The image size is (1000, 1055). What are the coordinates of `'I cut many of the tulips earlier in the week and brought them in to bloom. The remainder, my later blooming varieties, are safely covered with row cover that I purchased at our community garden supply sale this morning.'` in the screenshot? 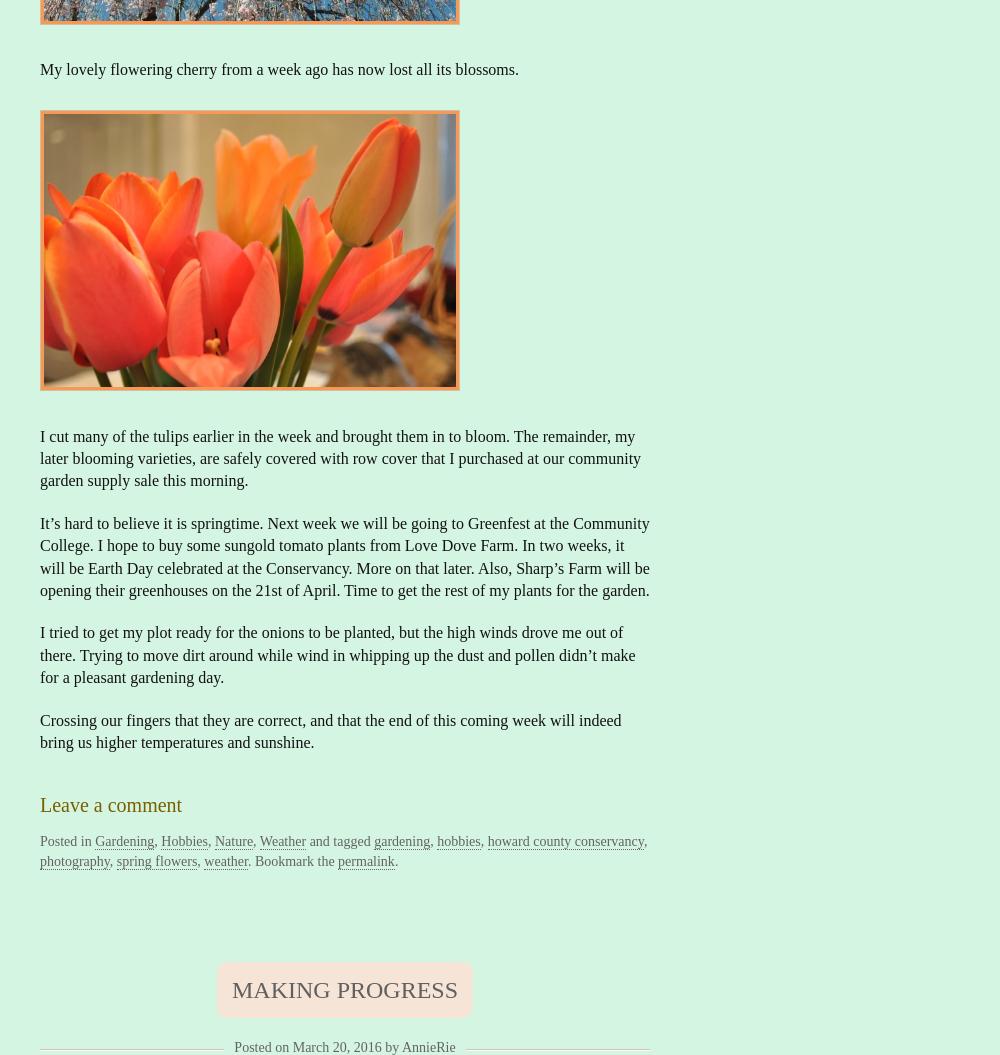 It's located at (339, 456).